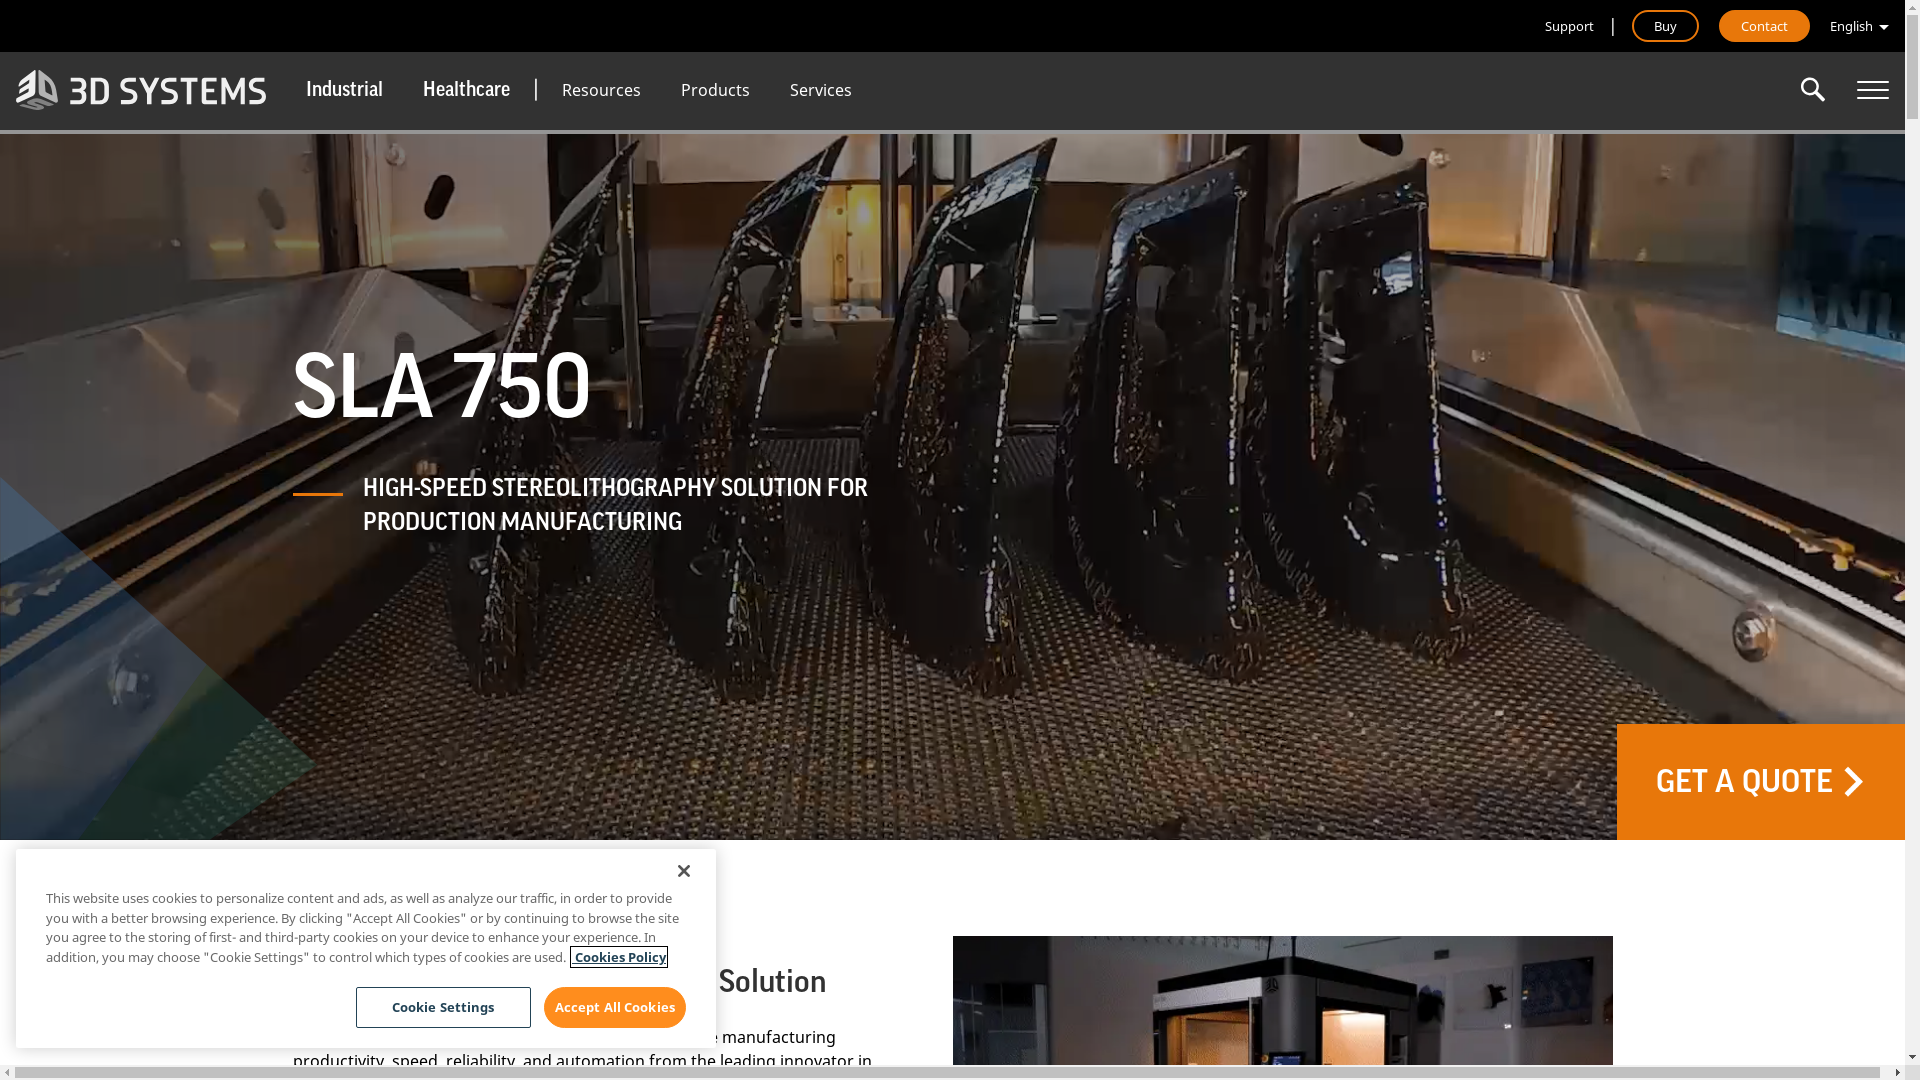  Describe the element at coordinates (344, 88) in the screenshot. I see `'Industrial'` at that location.